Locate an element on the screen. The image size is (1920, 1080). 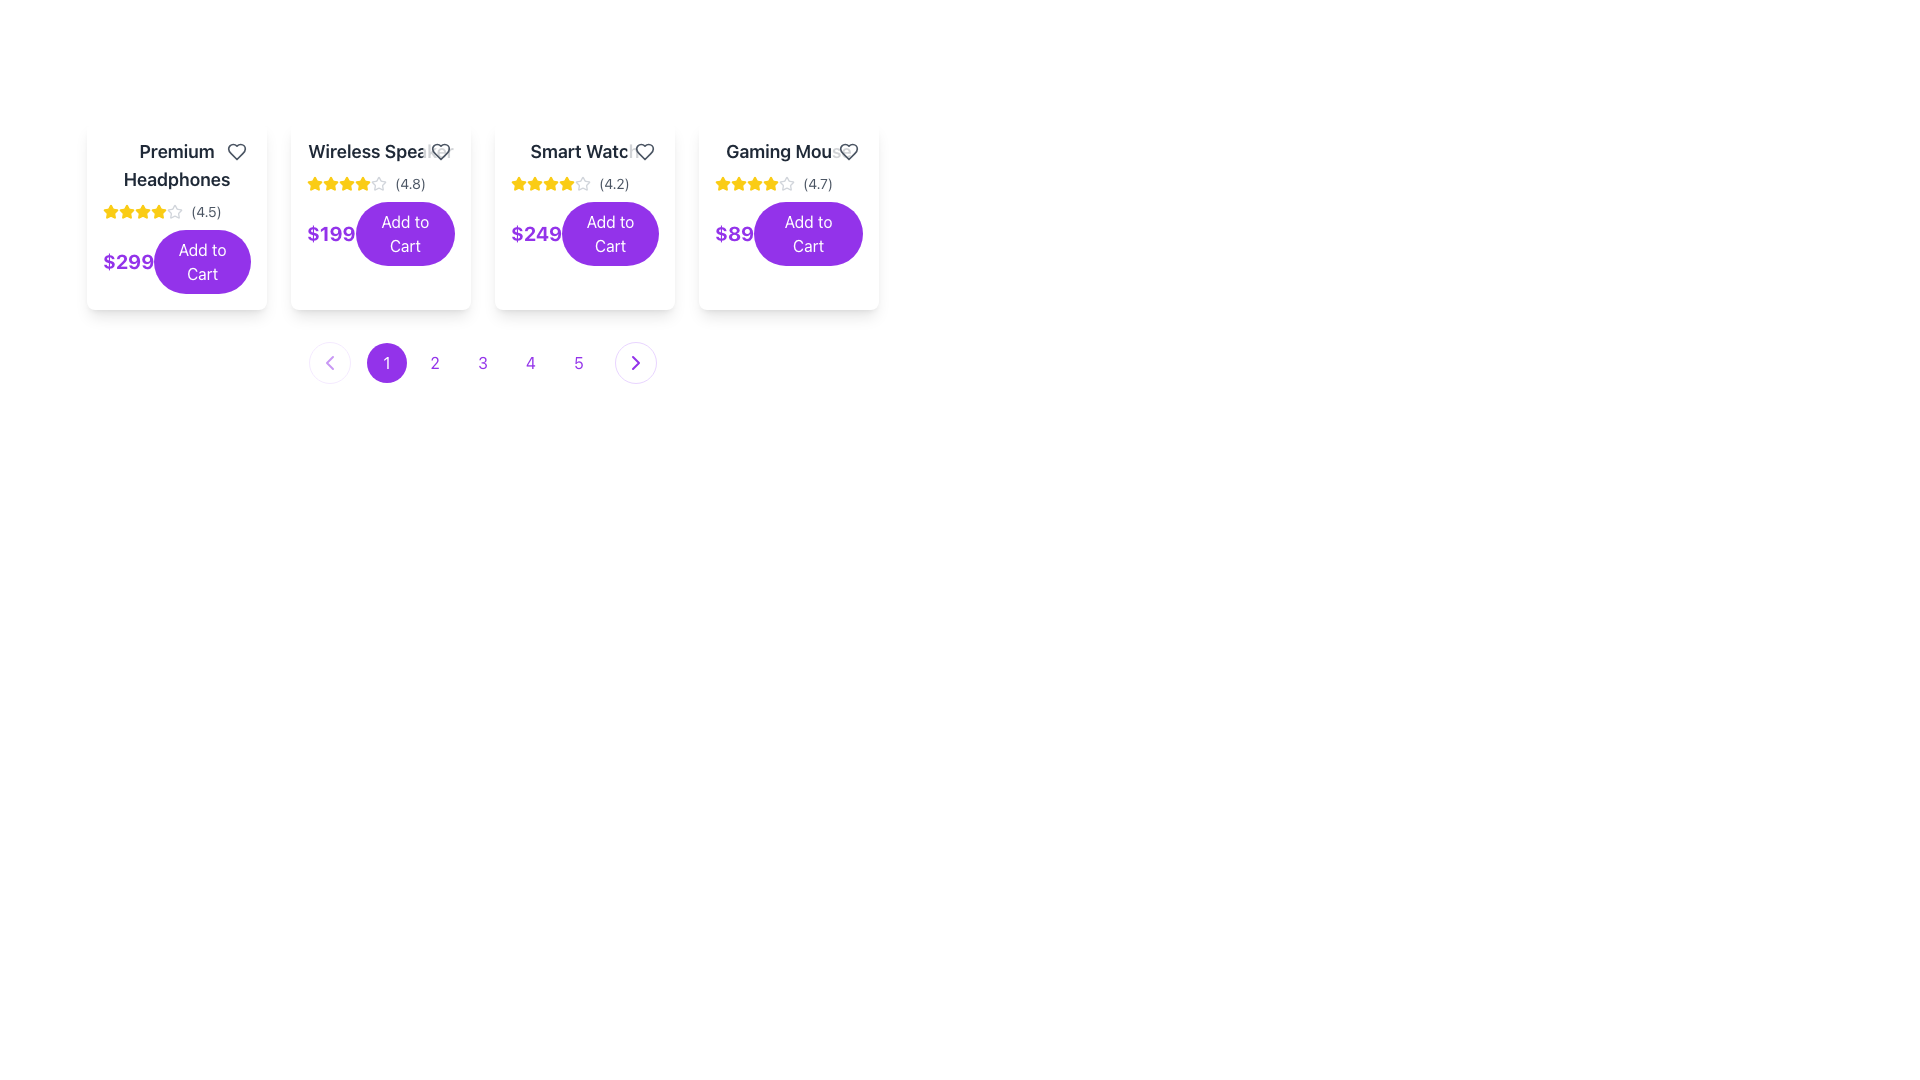
the second filled yellow star icon in the rating section of the Wireless Speaker product card to interact with the rating system is located at coordinates (346, 183).